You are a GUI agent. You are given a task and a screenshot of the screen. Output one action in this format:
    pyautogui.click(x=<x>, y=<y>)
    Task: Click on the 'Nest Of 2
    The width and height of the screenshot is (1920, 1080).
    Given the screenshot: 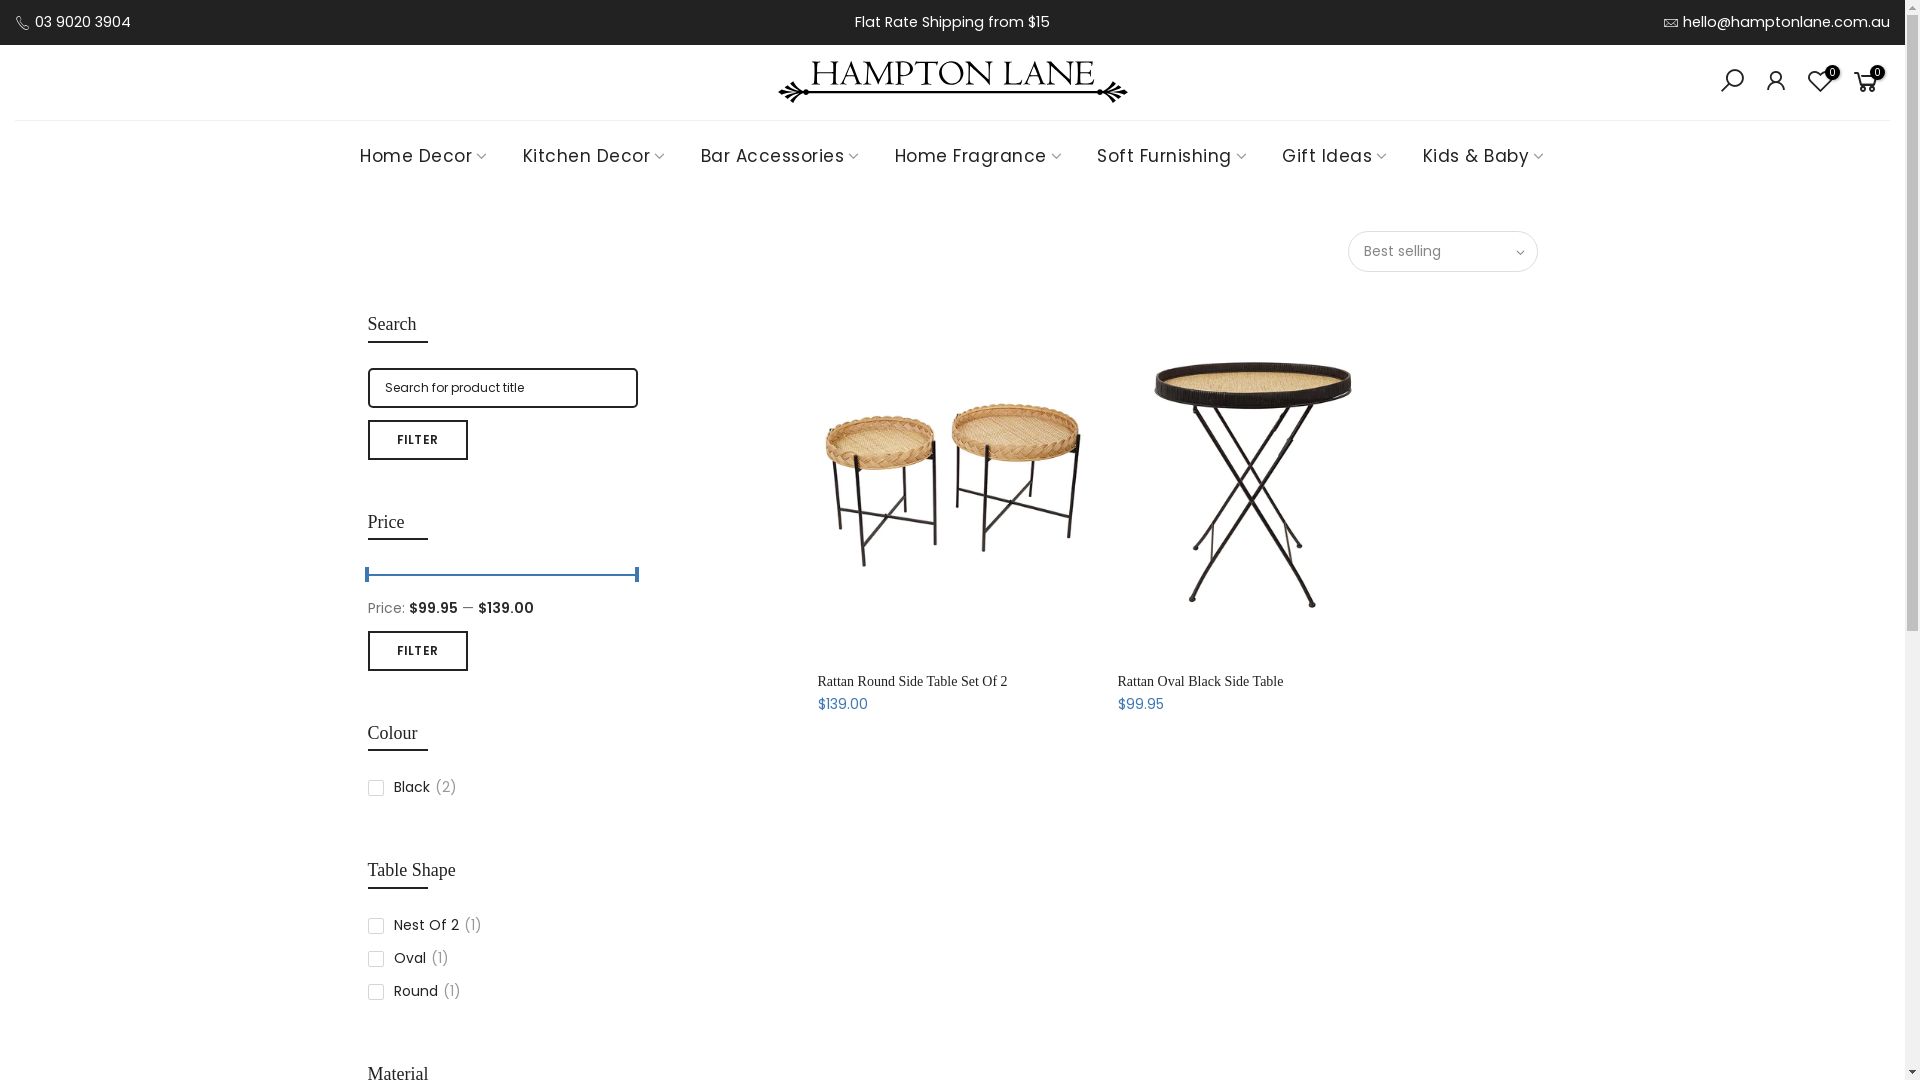 What is the action you would take?
    pyautogui.click(x=503, y=925)
    